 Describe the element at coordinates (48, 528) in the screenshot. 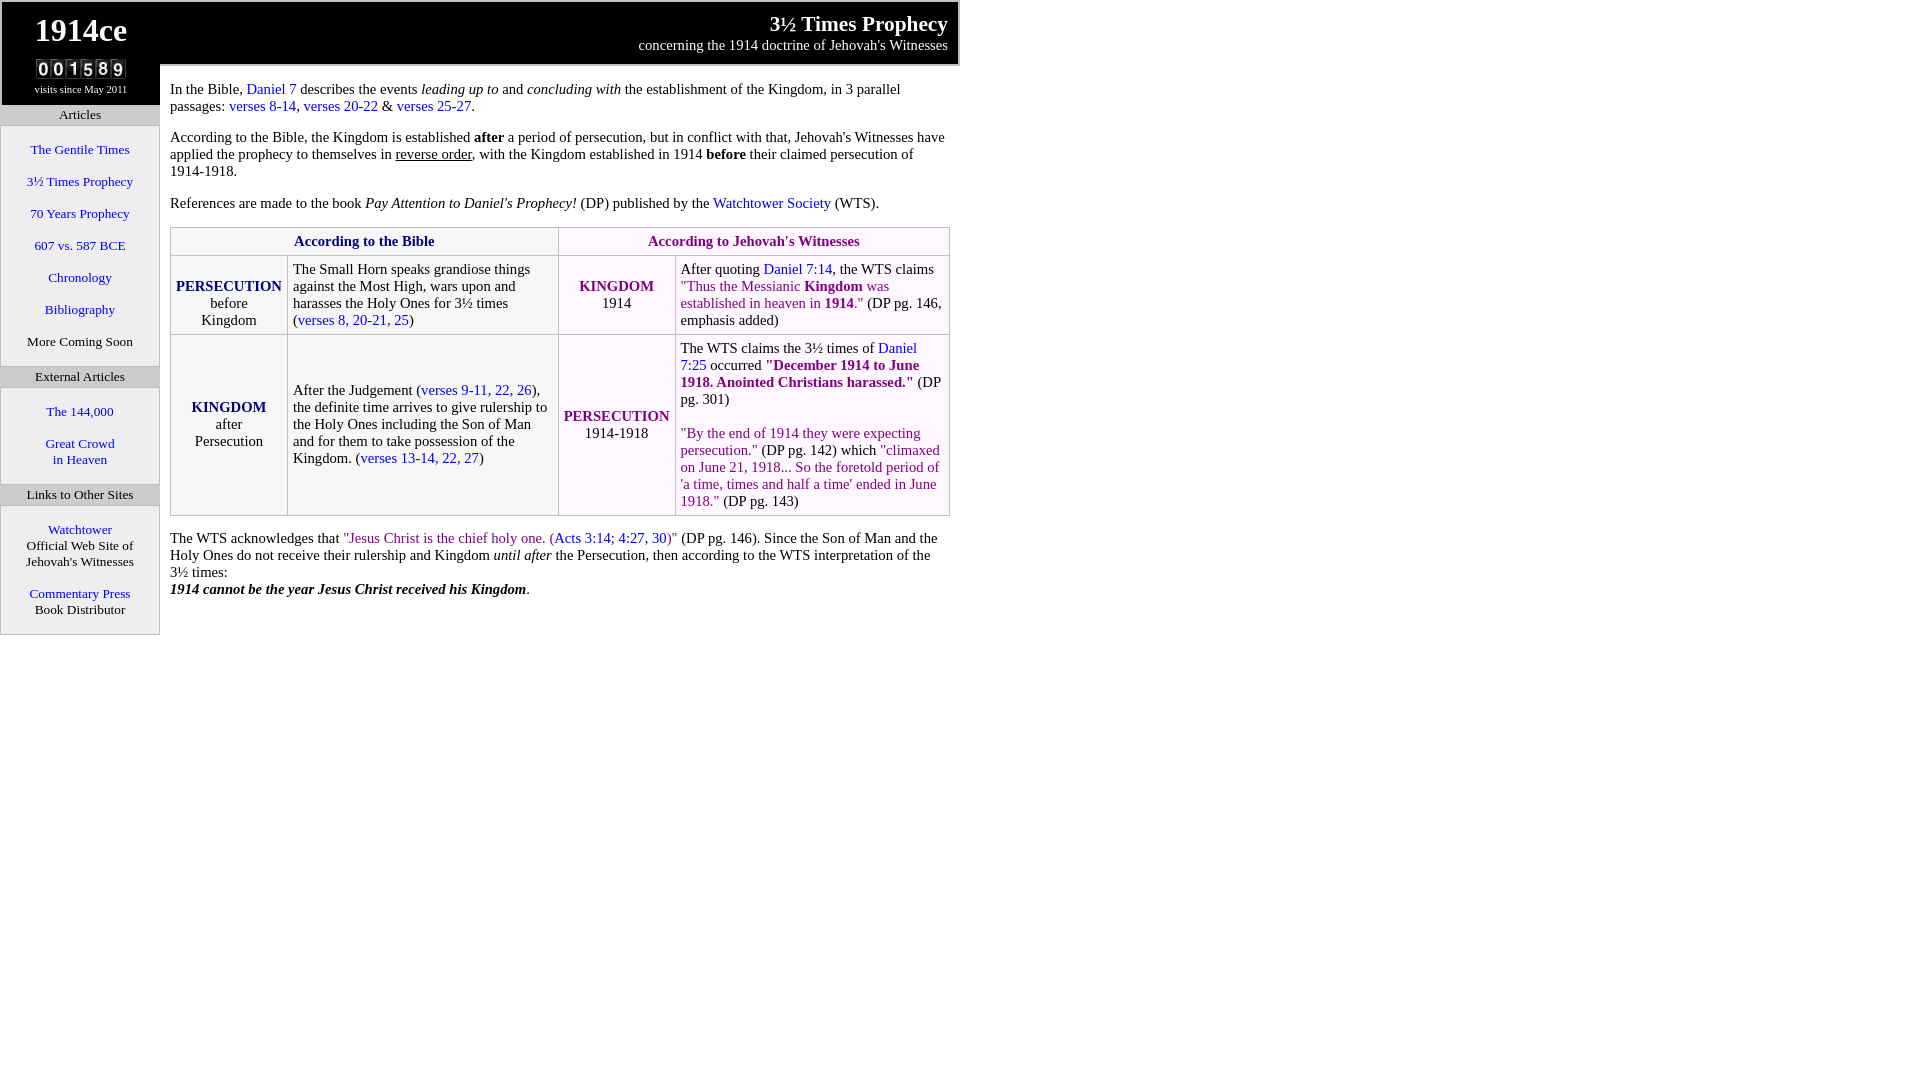

I see `'Watchtower'` at that location.